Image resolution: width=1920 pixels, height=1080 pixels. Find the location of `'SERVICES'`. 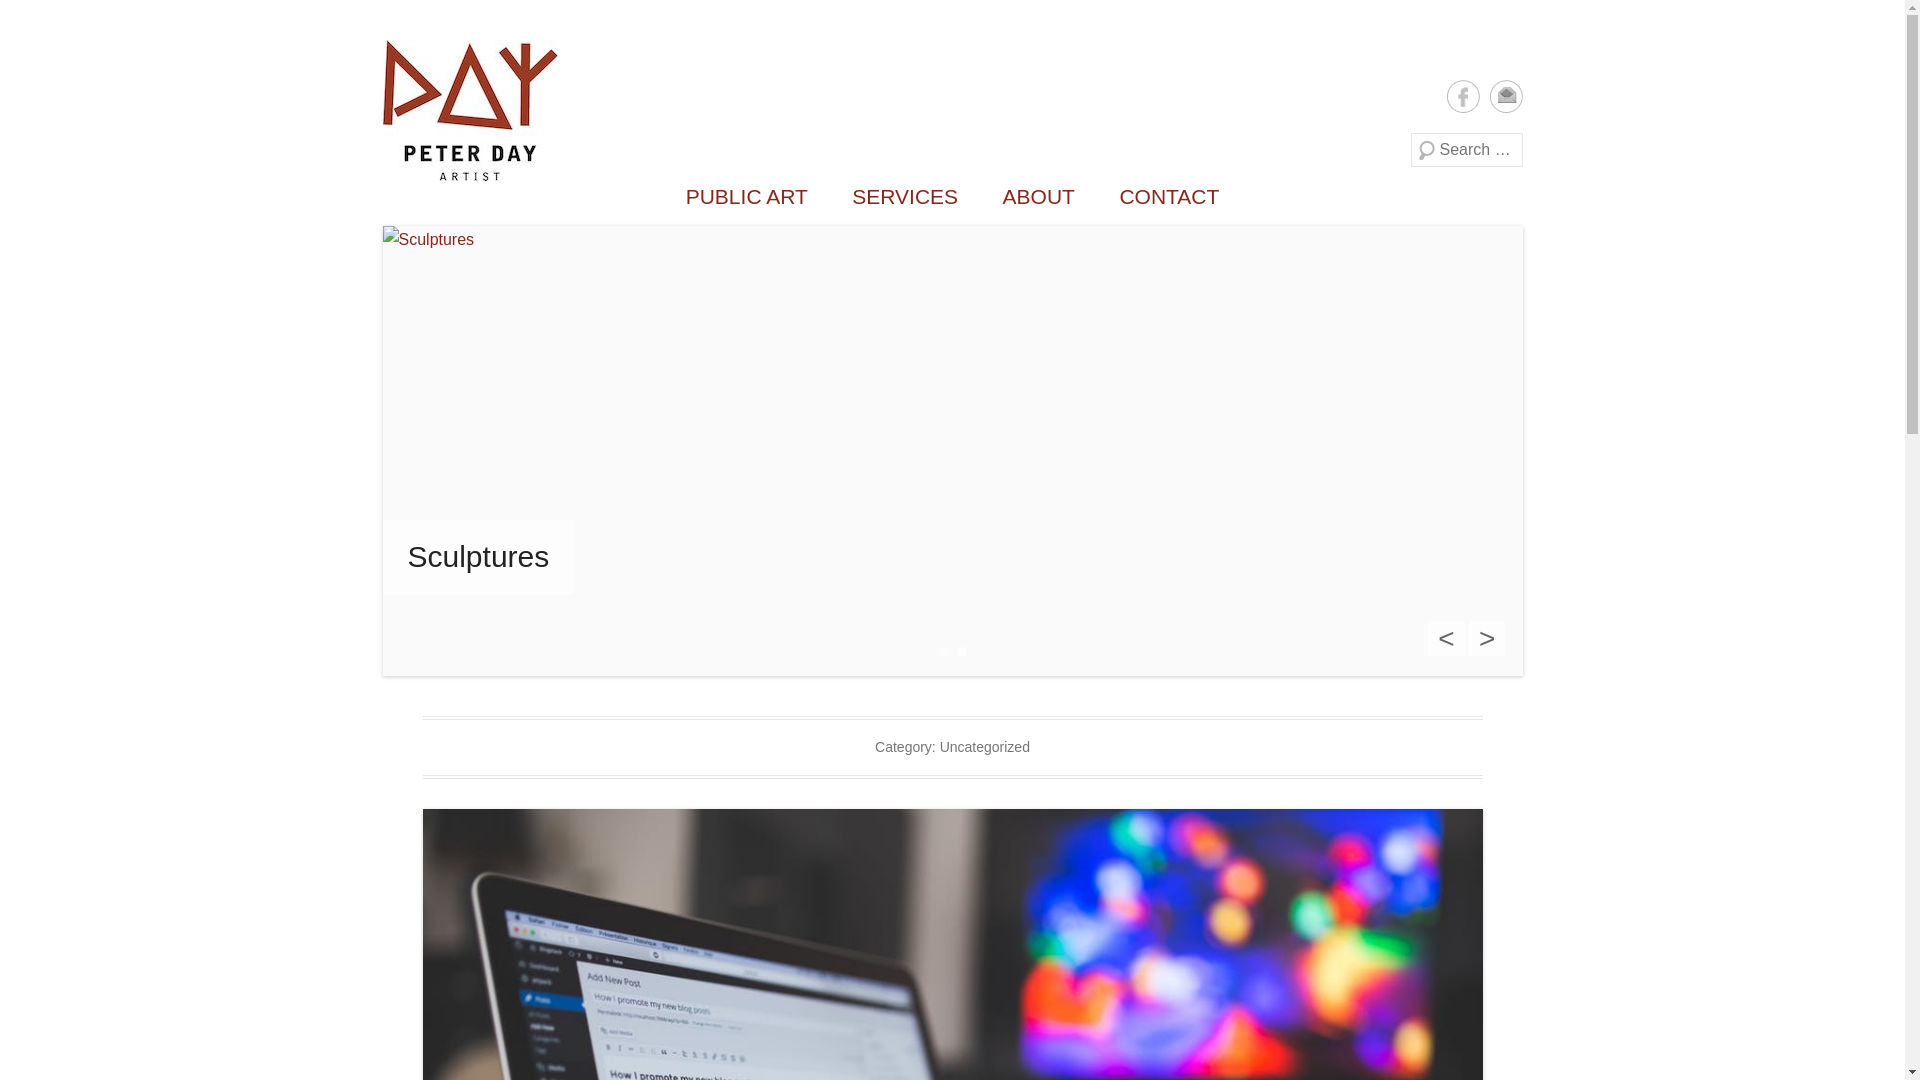

'SERVICES' is located at coordinates (831, 196).